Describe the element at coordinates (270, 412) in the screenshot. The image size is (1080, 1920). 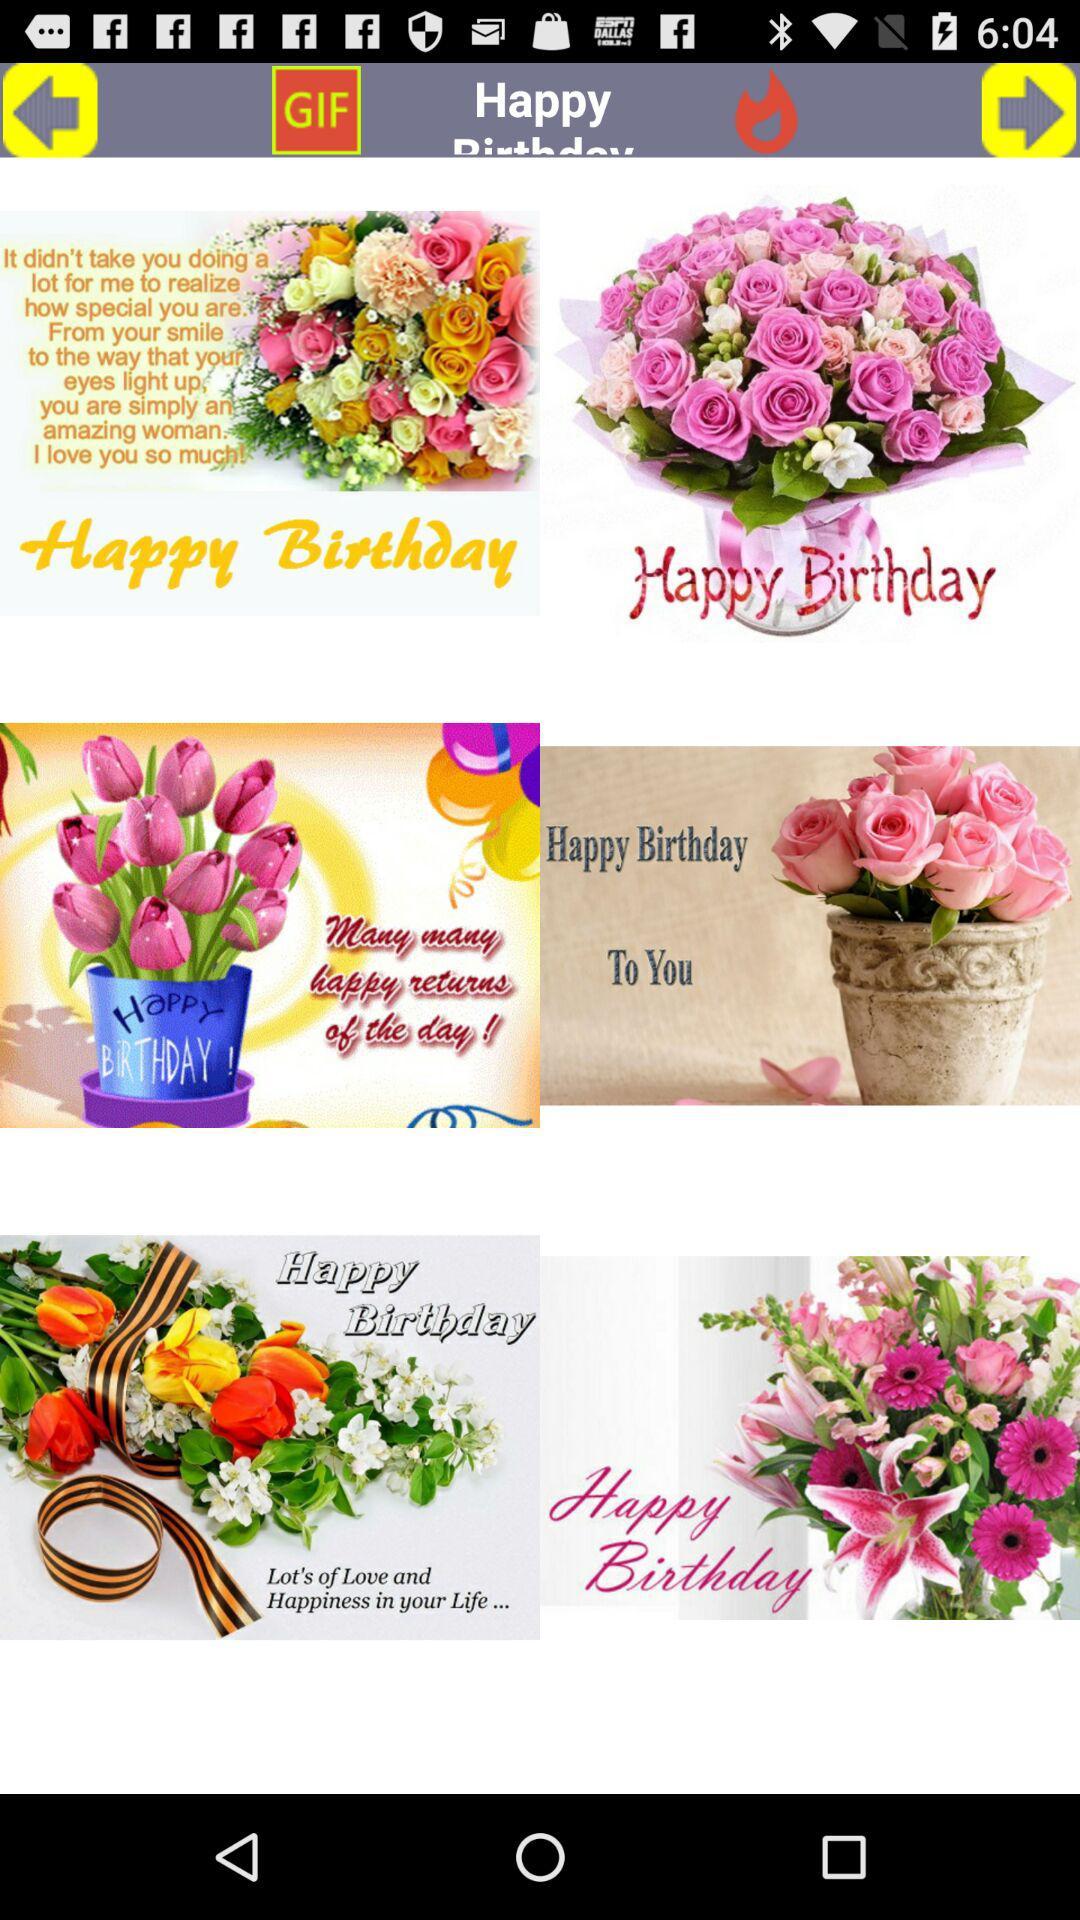
I see `a birthday card design` at that location.